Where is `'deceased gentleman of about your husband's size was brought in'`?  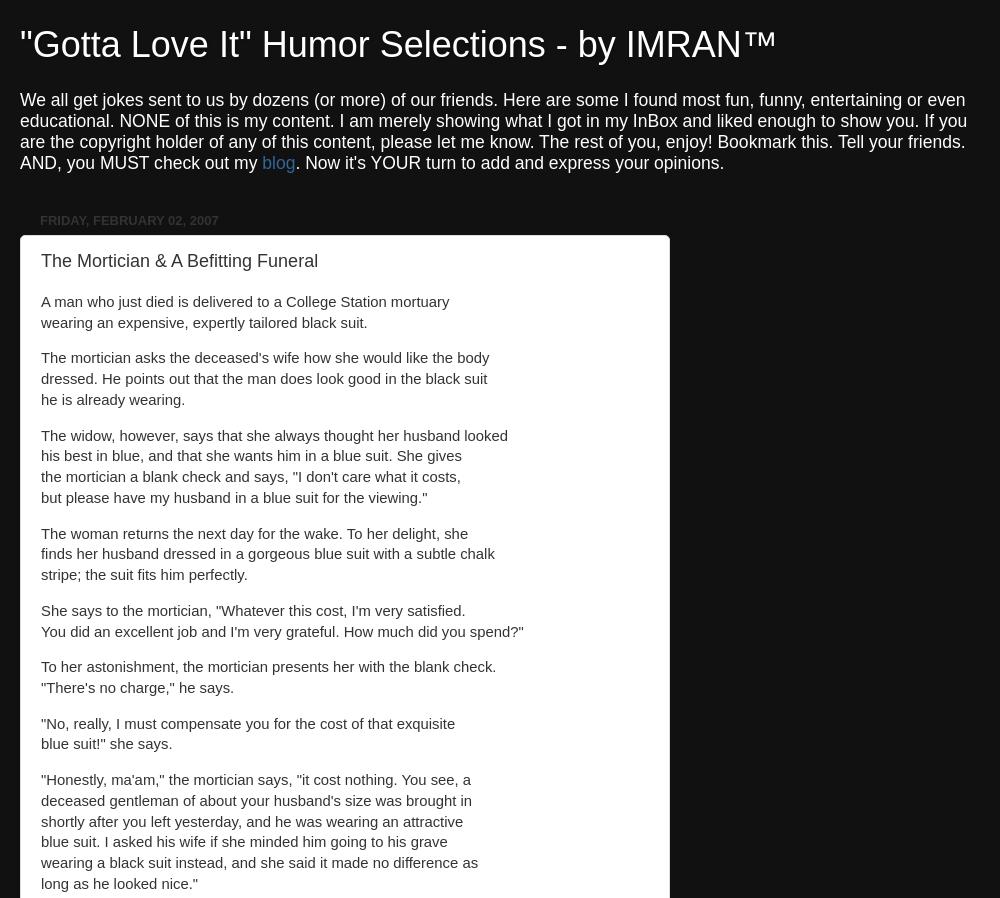 'deceased gentleman of about your husband's size was brought in' is located at coordinates (256, 800).